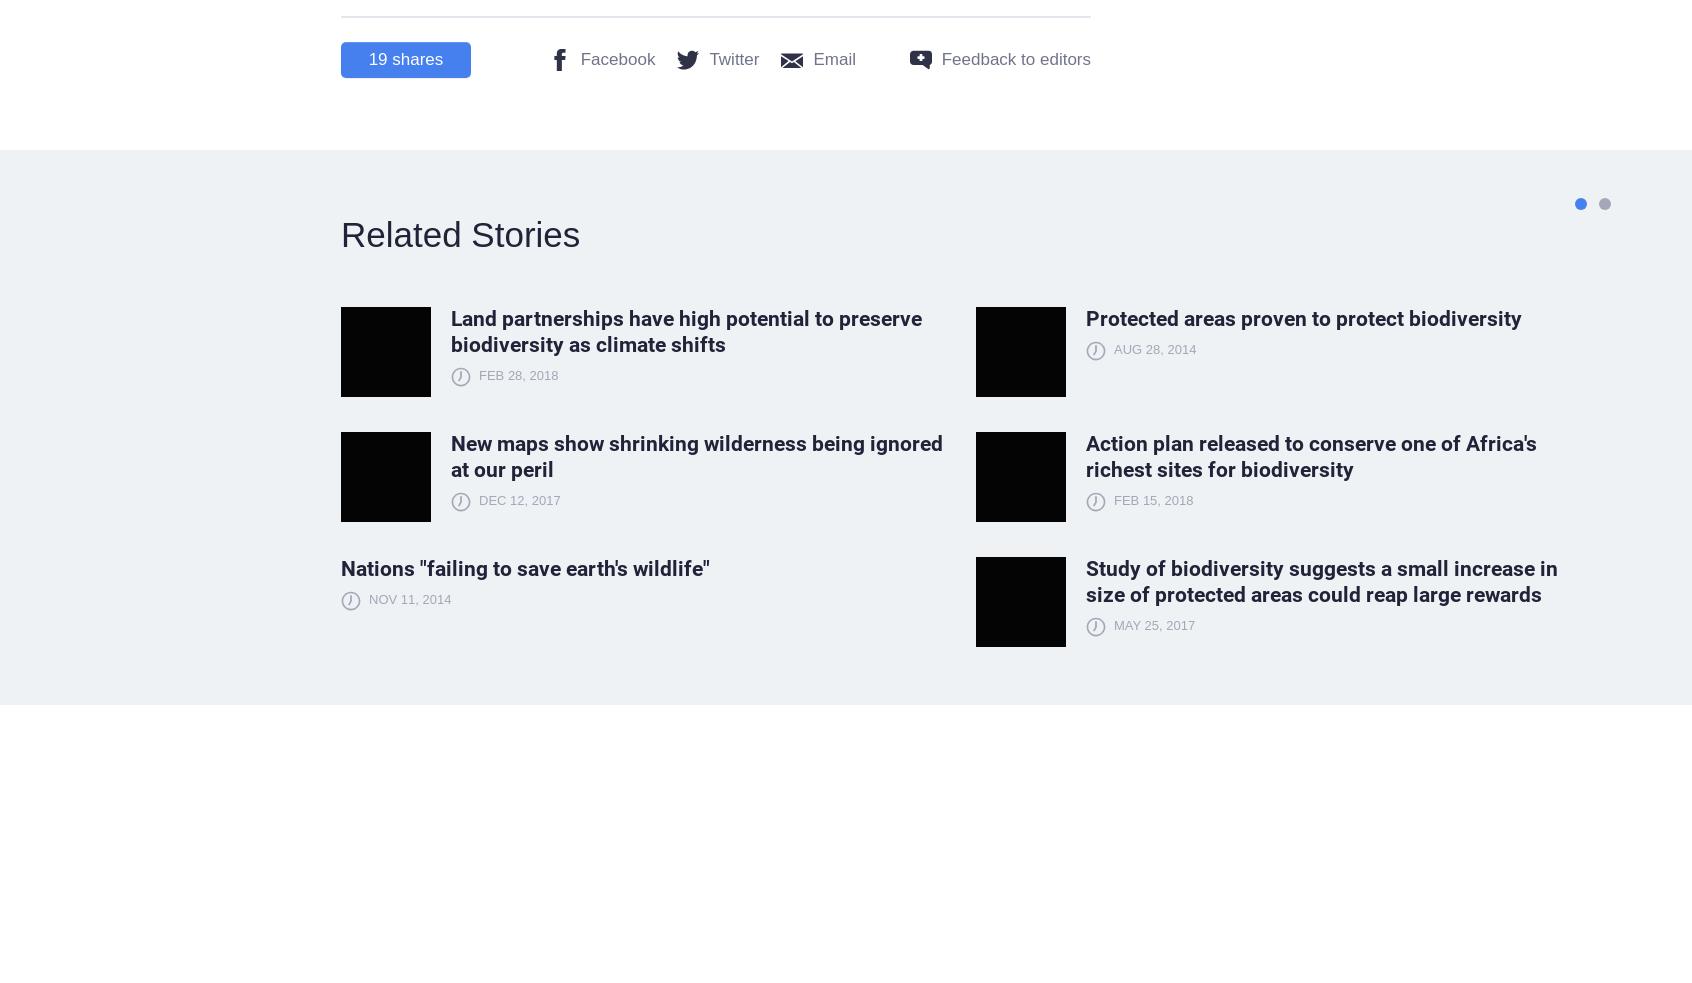 The width and height of the screenshot is (1692, 983). Describe the element at coordinates (1112, 625) in the screenshot. I see `'May 25, 2017'` at that location.